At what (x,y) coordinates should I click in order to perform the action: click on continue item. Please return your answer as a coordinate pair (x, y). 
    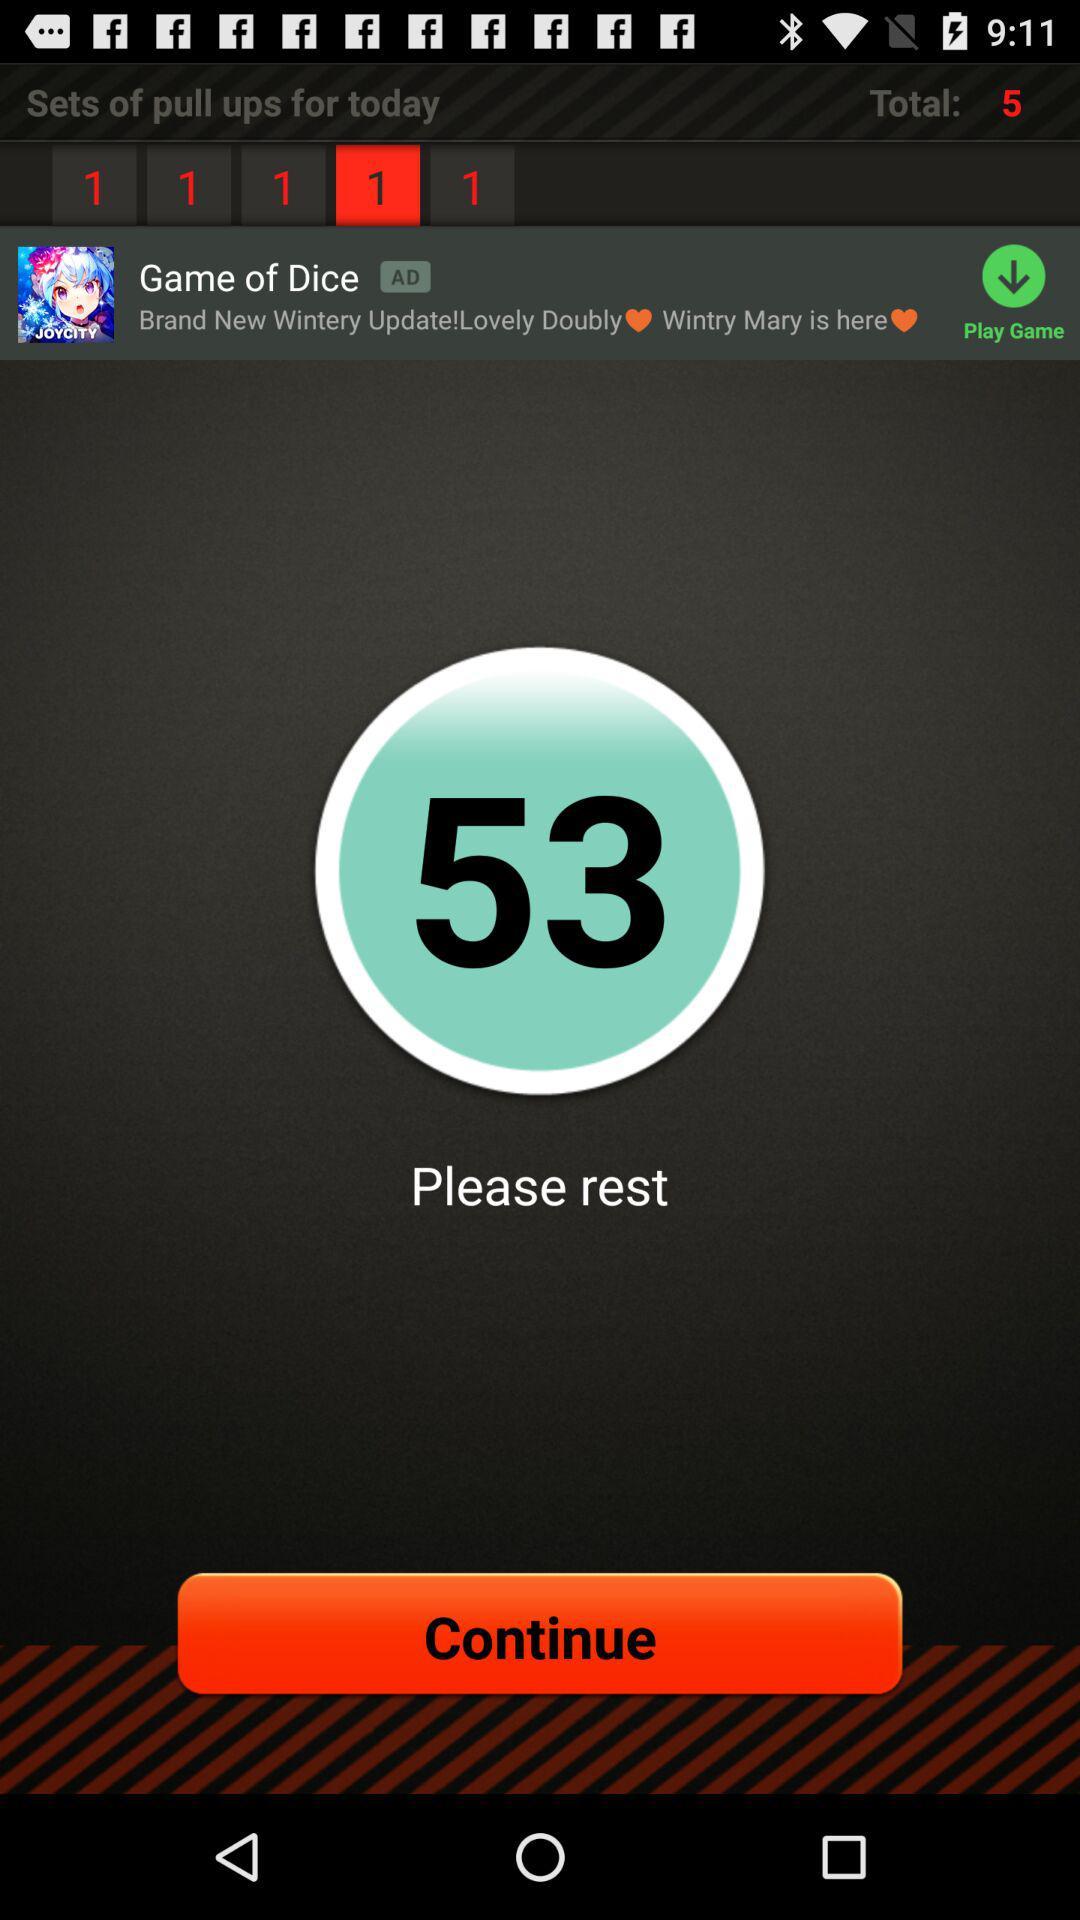
    Looking at the image, I should click on (540, 1636).